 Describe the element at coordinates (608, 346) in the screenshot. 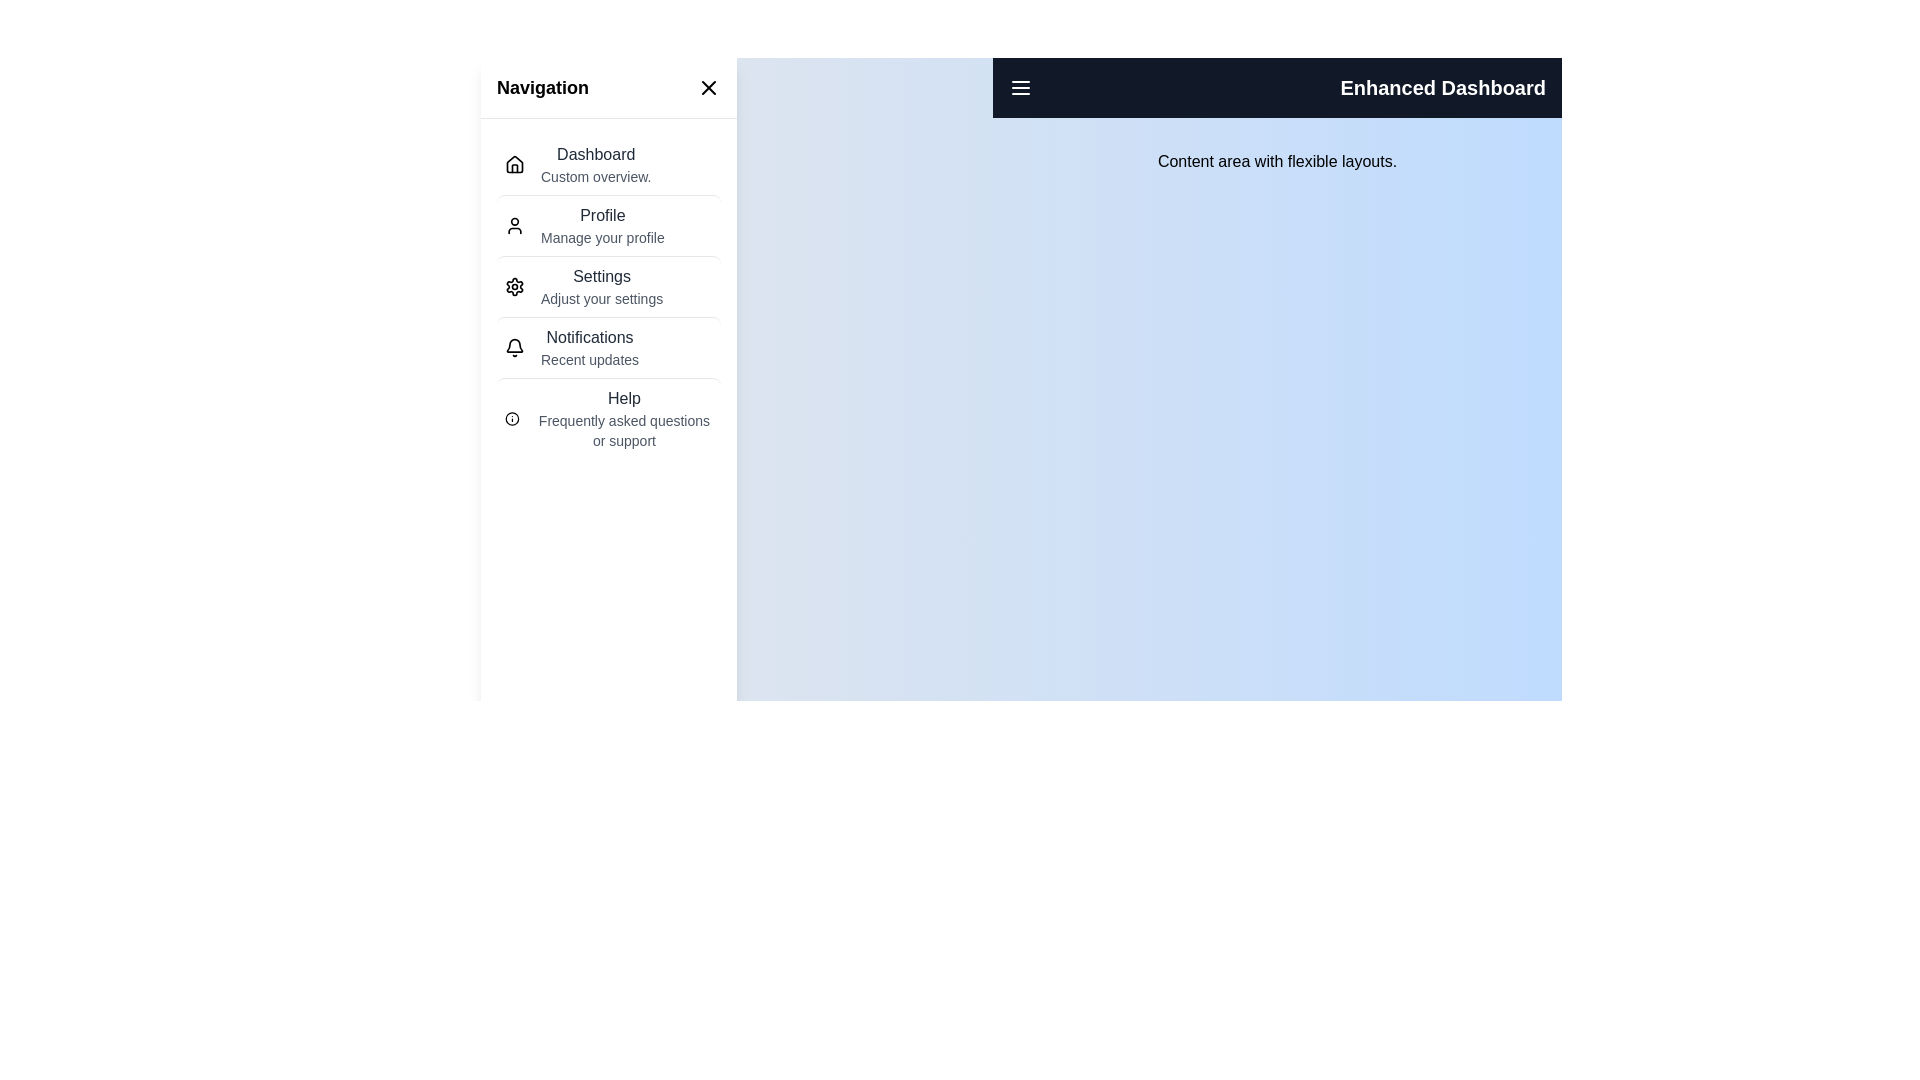

I see `the fourth item in the sidebar navigation menu, which features a bell icon and the text 'Notifications' and 'Recent updates'` at that location.